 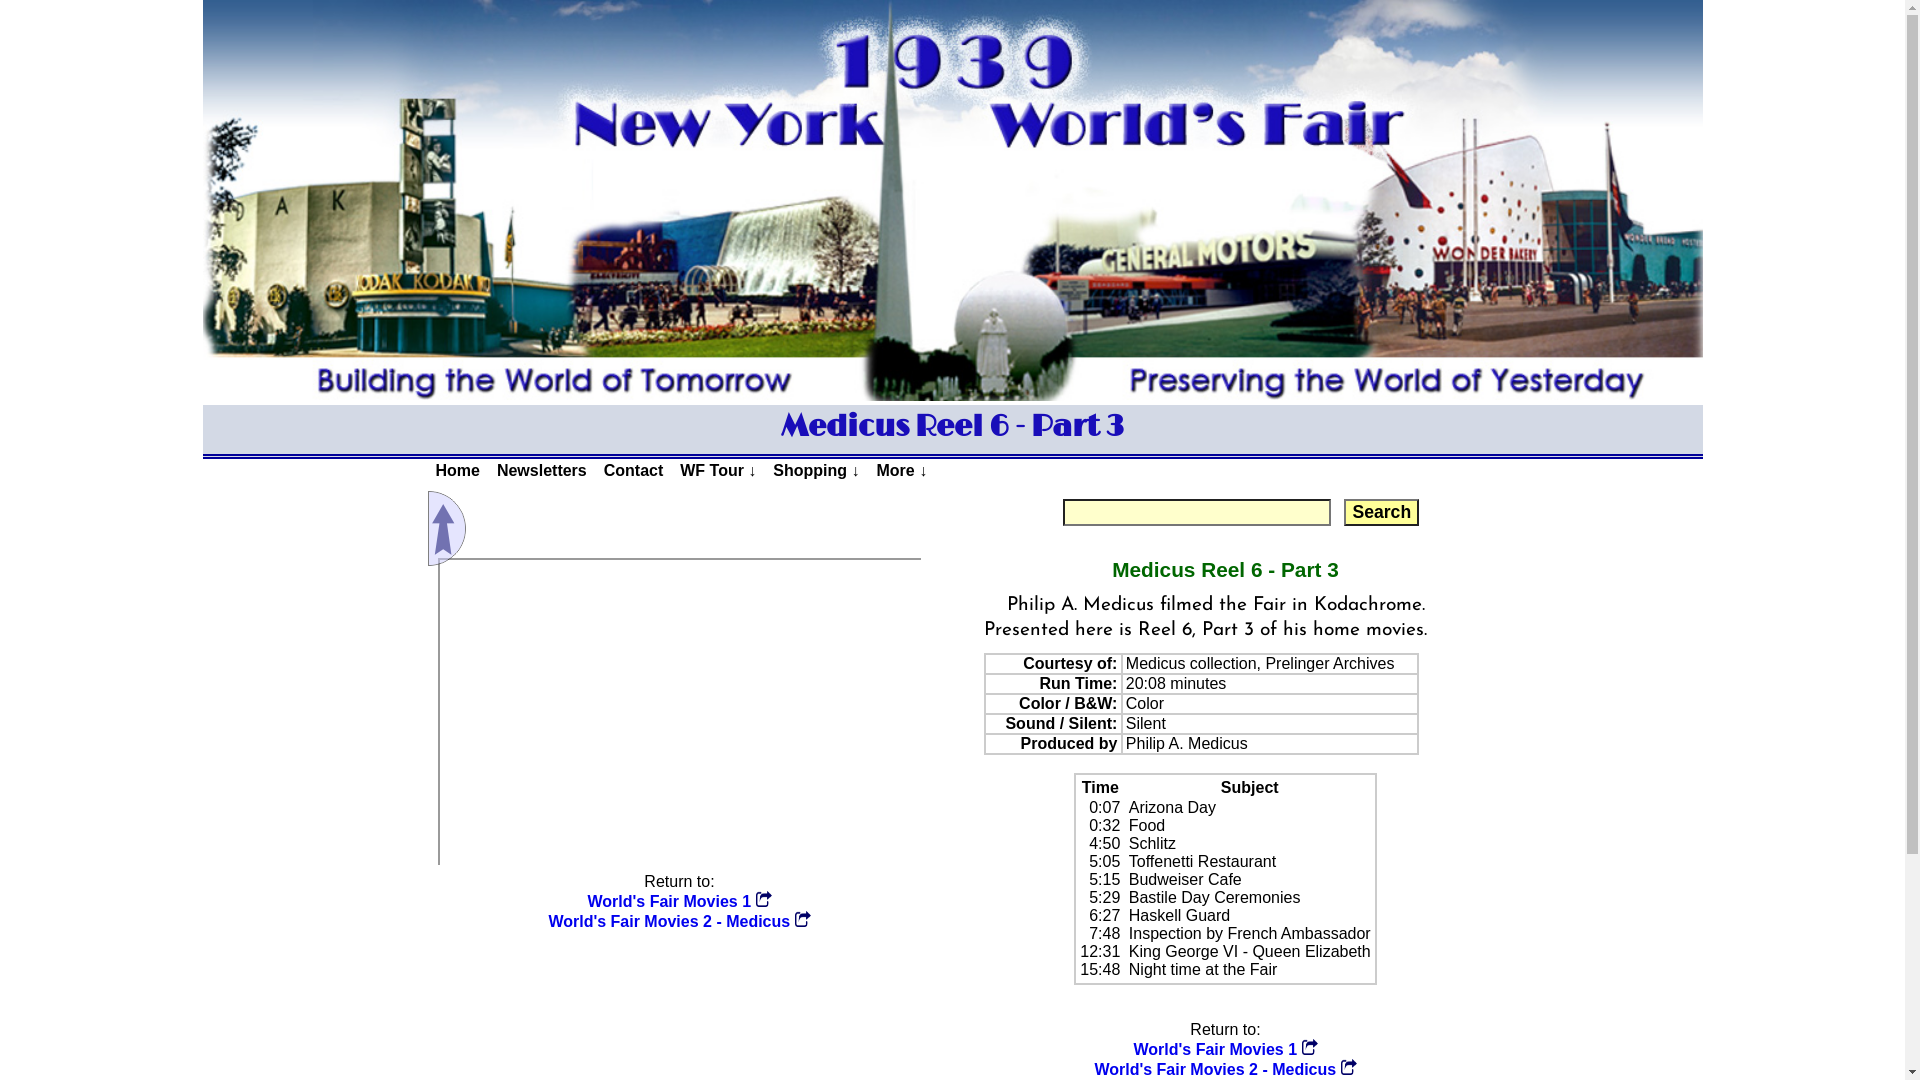 I want to click on 'Search', so click(x=1344, y=511).